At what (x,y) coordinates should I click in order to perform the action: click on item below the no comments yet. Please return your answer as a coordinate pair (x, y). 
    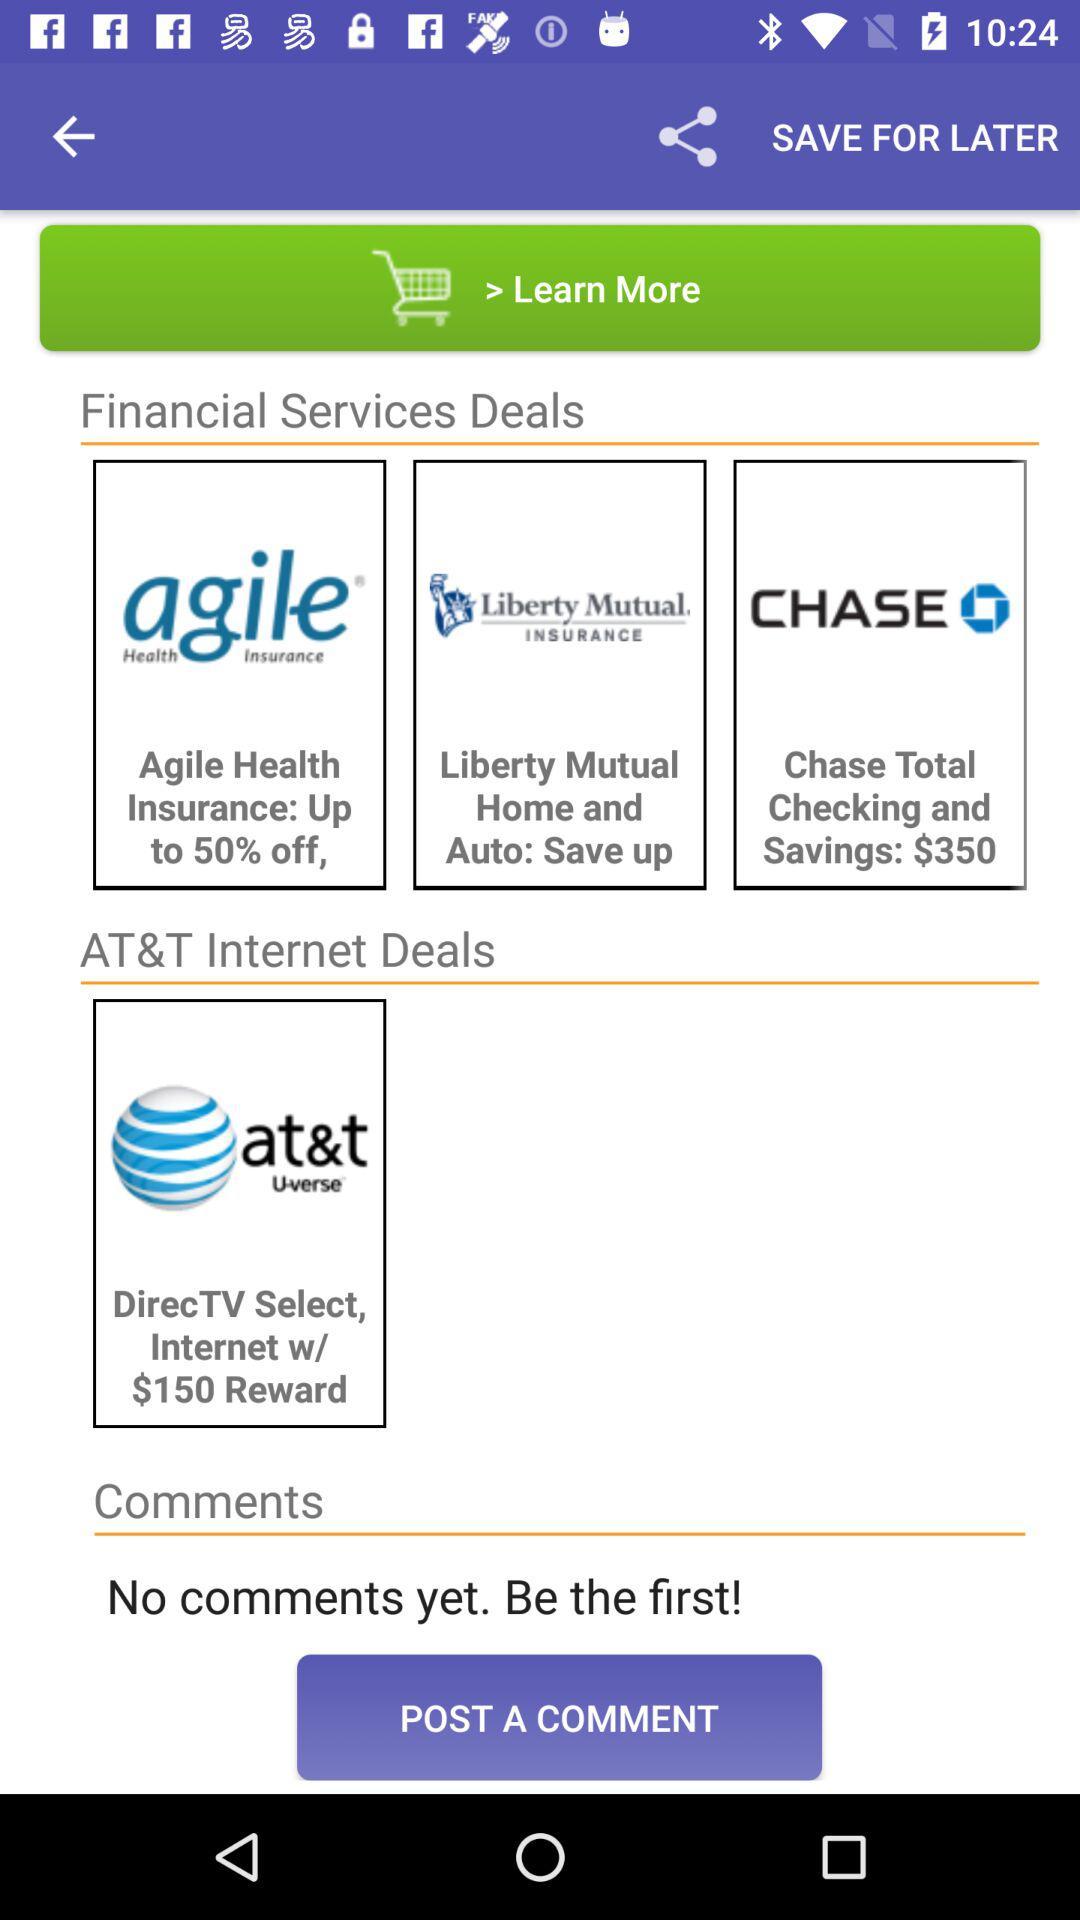
    Looking at the image, I should click on (559, 1716).